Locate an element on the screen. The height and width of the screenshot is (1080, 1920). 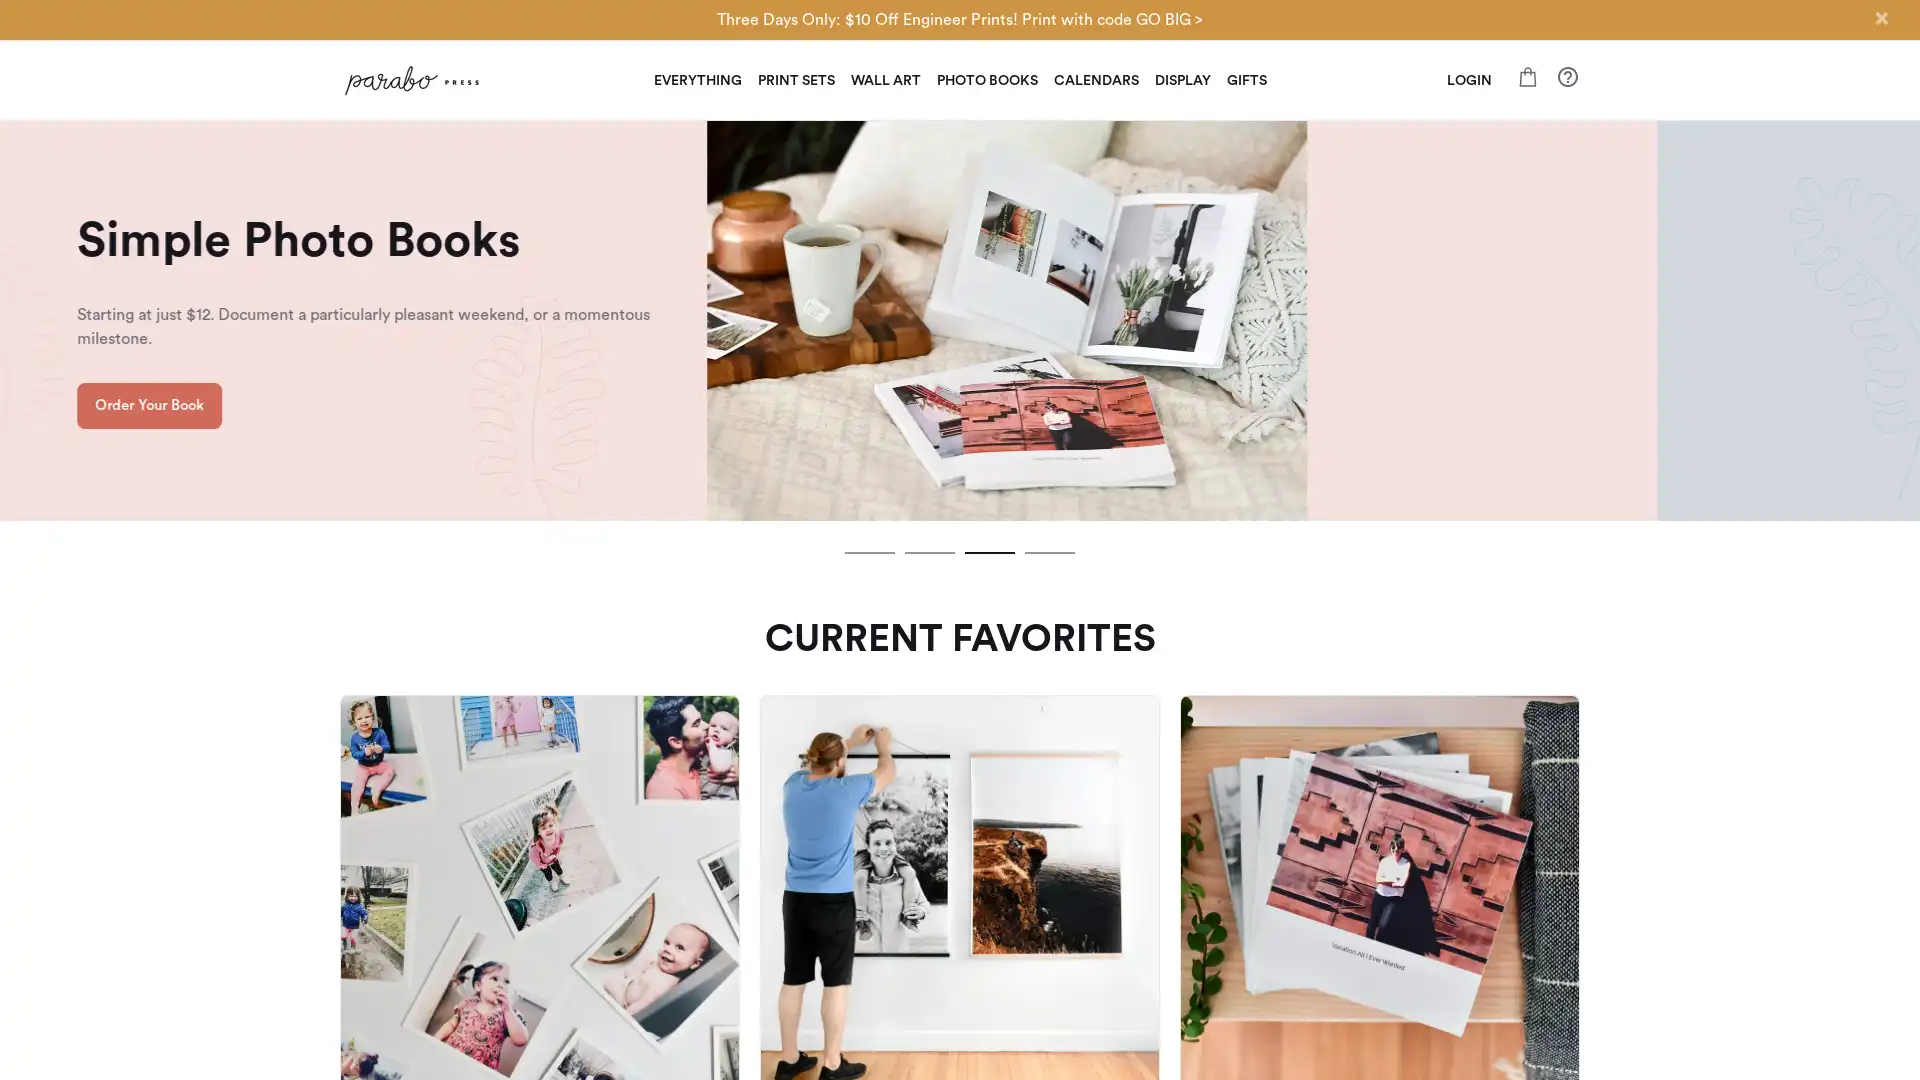
Close is located at coordinates (1880, 18).